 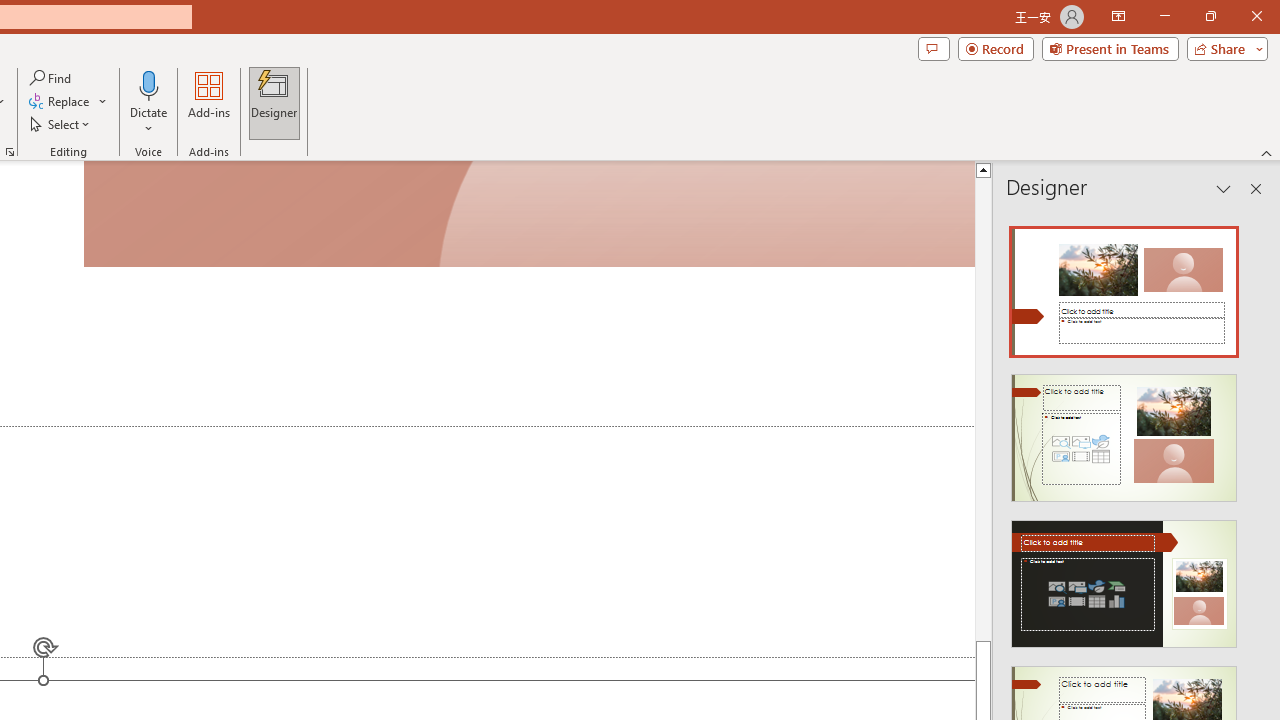 I want to click on 'Format Object...', so click(x=10, y=150).